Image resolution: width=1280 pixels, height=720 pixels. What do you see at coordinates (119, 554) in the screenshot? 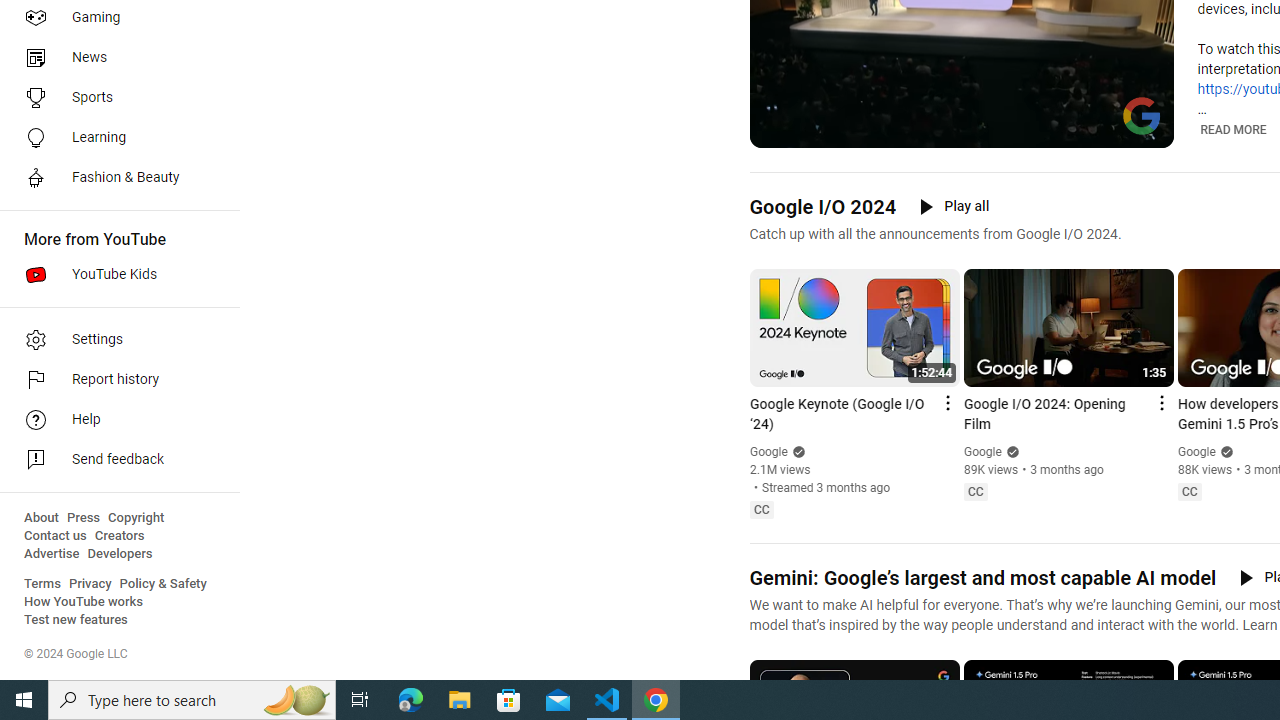
I see `'Developers'` at bounding box center [119, 554].